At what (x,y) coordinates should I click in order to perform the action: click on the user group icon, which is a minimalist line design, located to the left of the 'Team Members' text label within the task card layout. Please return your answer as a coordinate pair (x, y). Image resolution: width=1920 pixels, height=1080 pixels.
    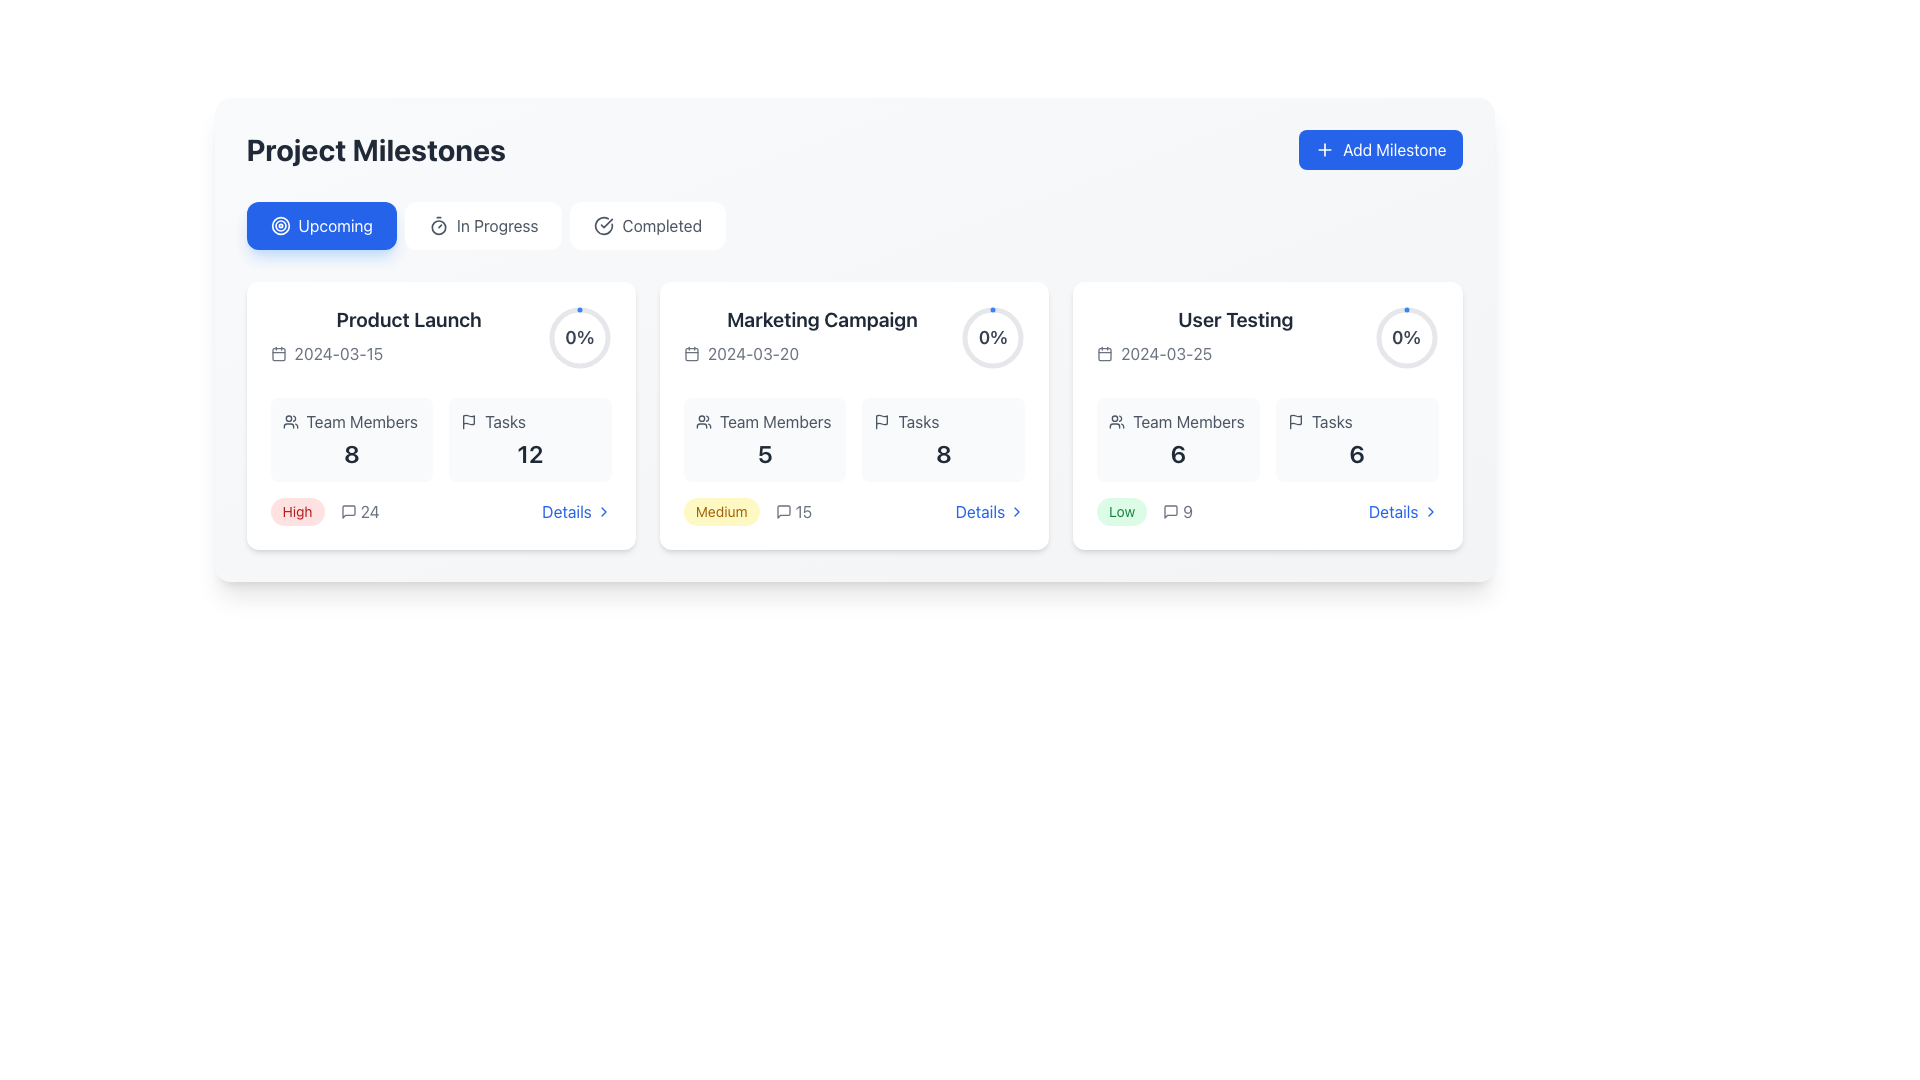
    Looking at the image, I should click on (1116, 420).